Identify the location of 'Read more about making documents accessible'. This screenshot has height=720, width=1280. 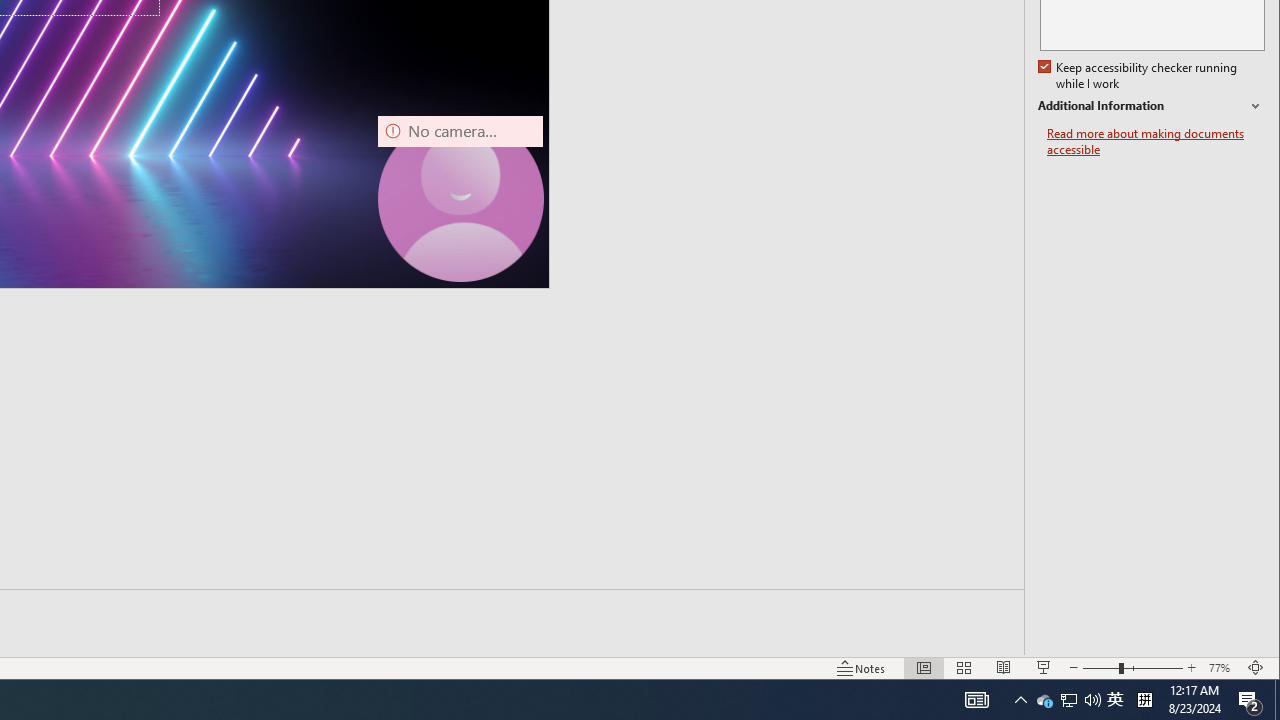
(1155, 141).